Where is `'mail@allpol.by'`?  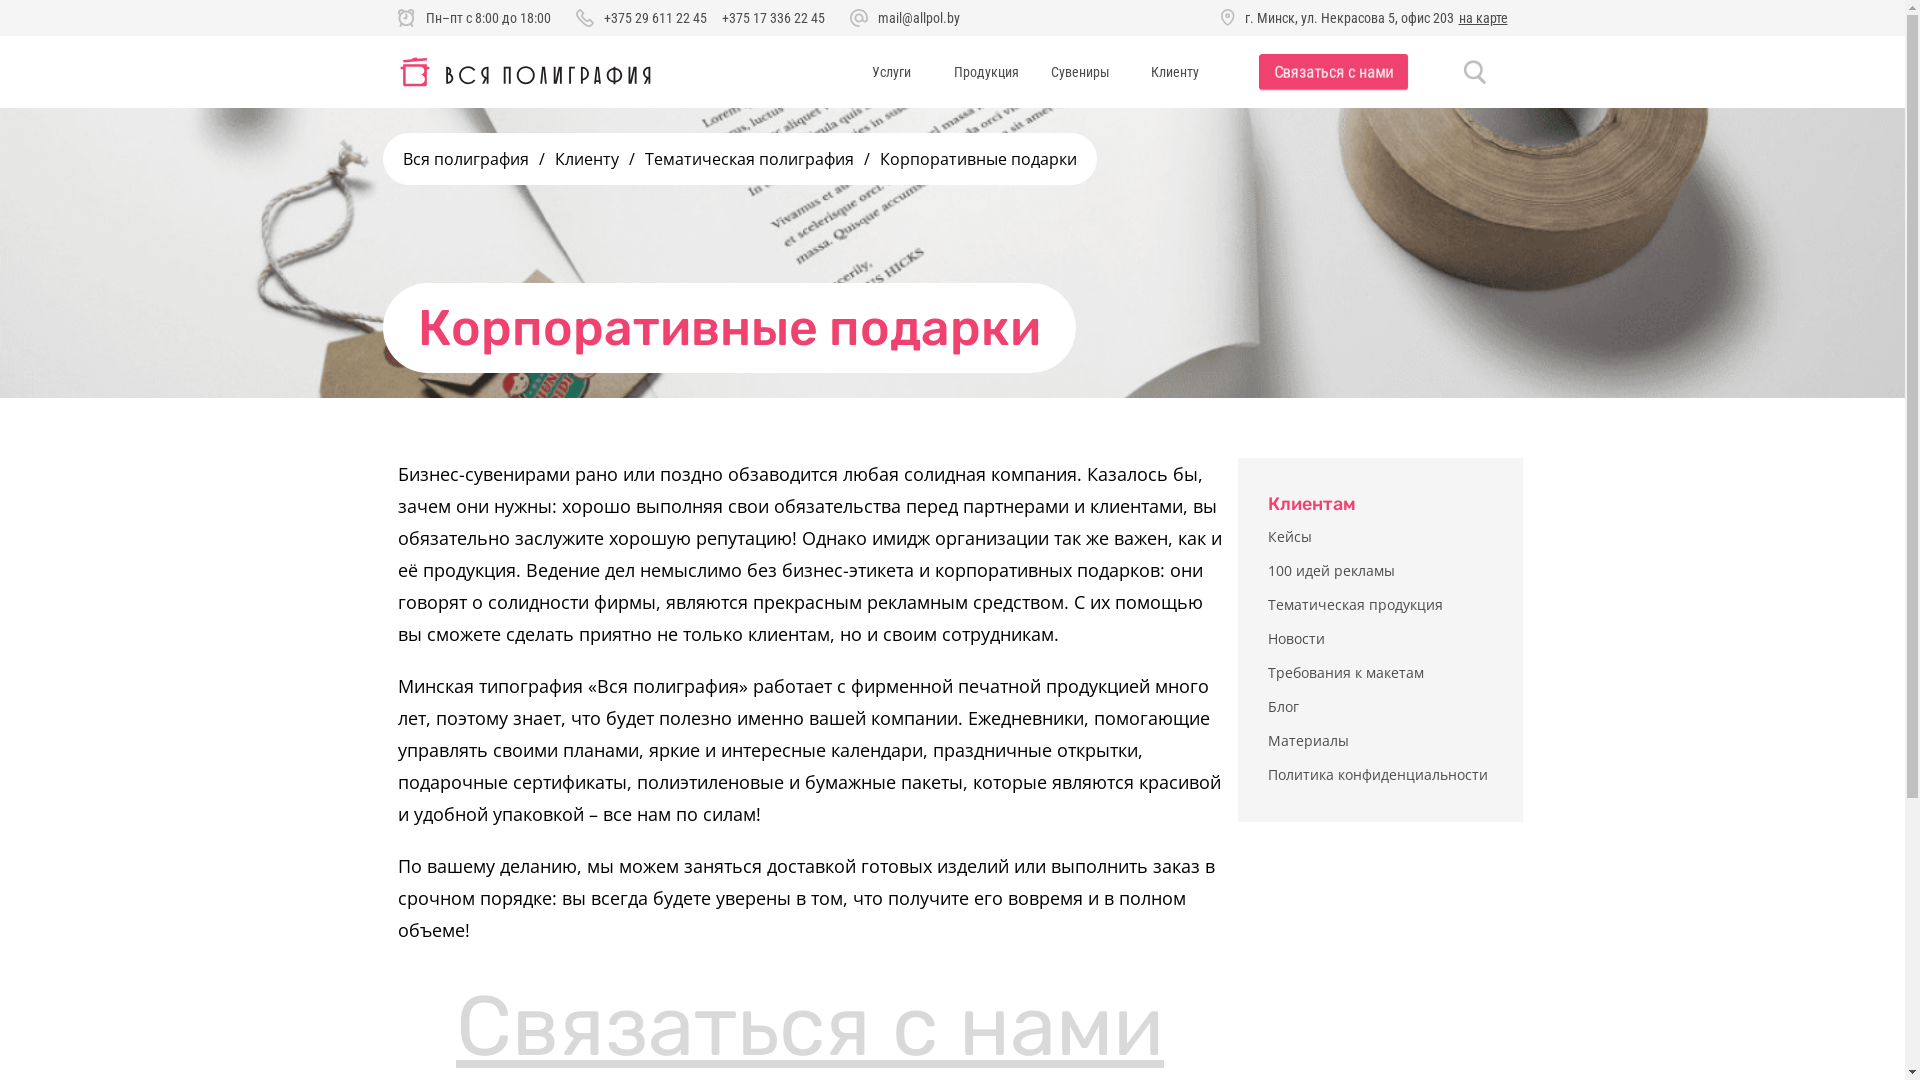
'mail@allpol.by' is located at coordinates (878, 18).